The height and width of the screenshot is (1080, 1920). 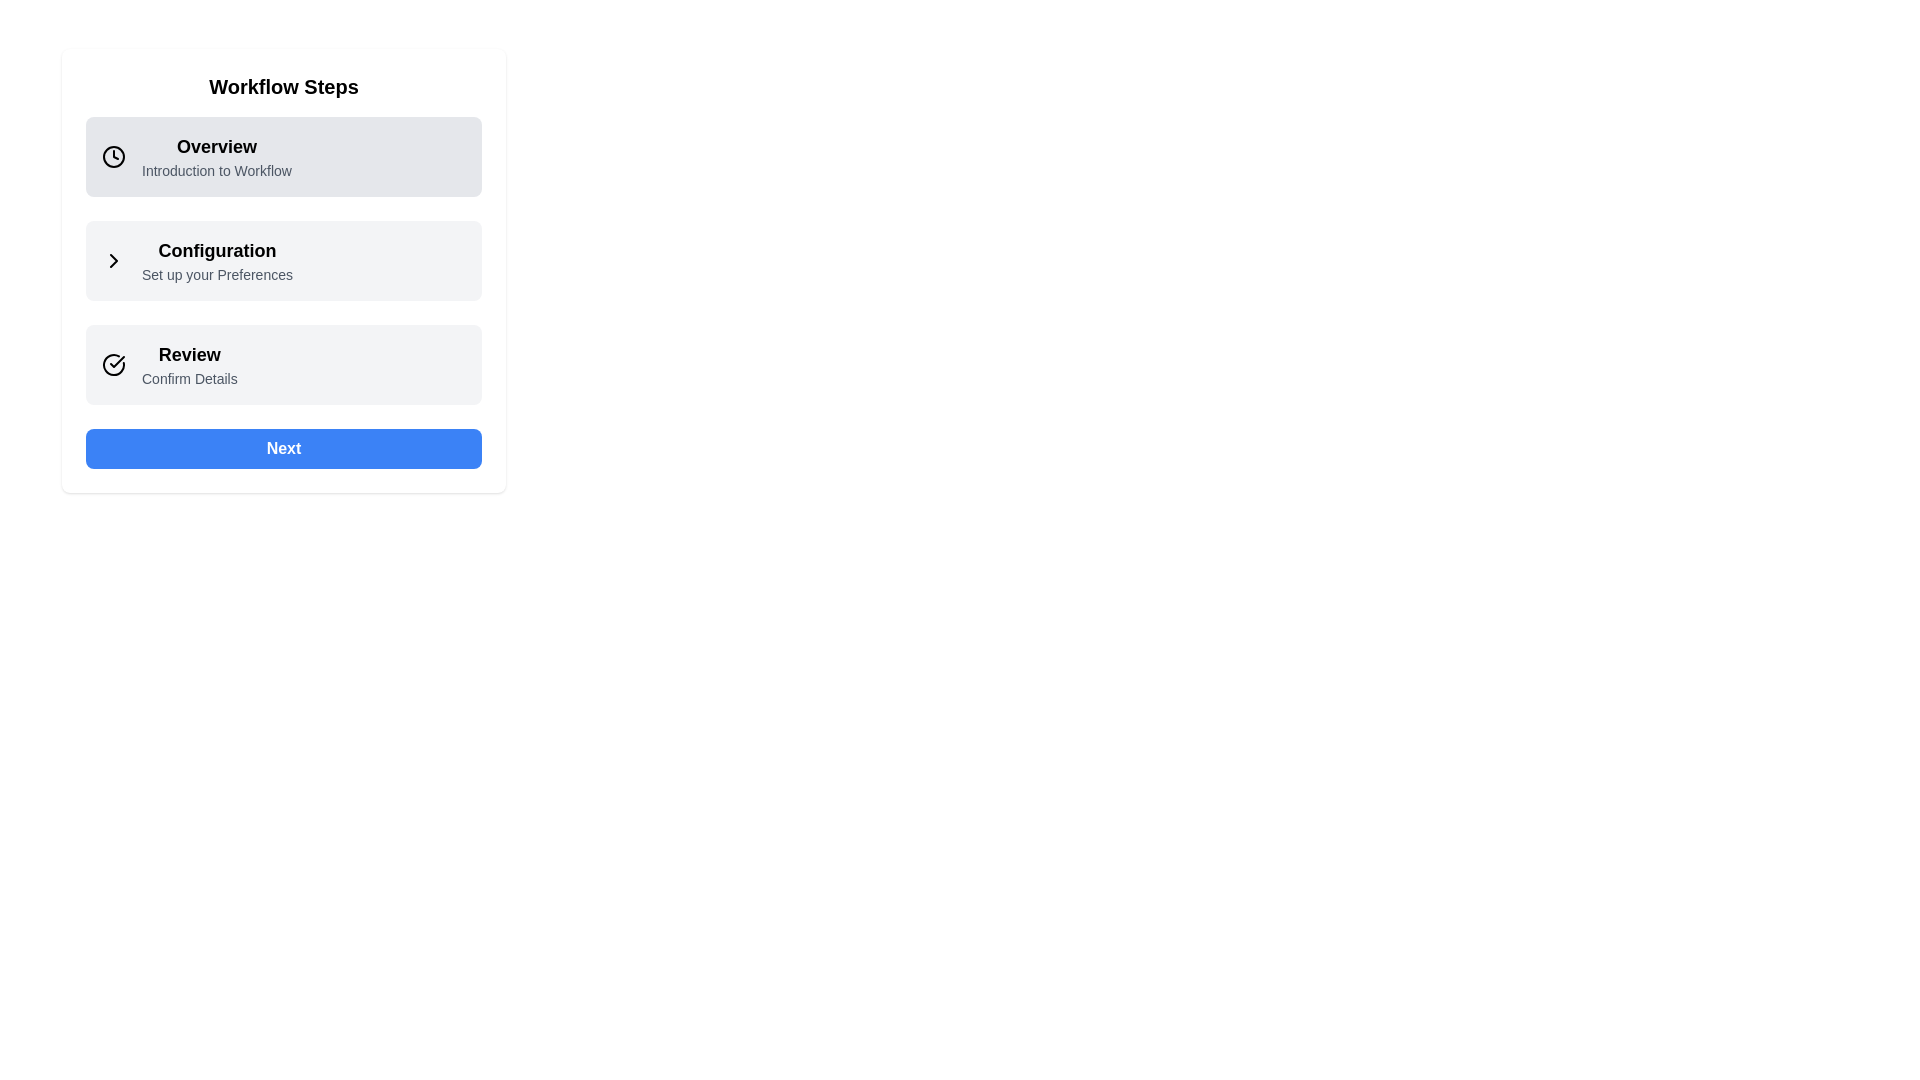 What do you see at coordinates (189, 353) in the screenshot?
I see `the 'Review' text label in the Workflow Steps section, which indicates the current step in the workflow` at bounding box center [189, 353].